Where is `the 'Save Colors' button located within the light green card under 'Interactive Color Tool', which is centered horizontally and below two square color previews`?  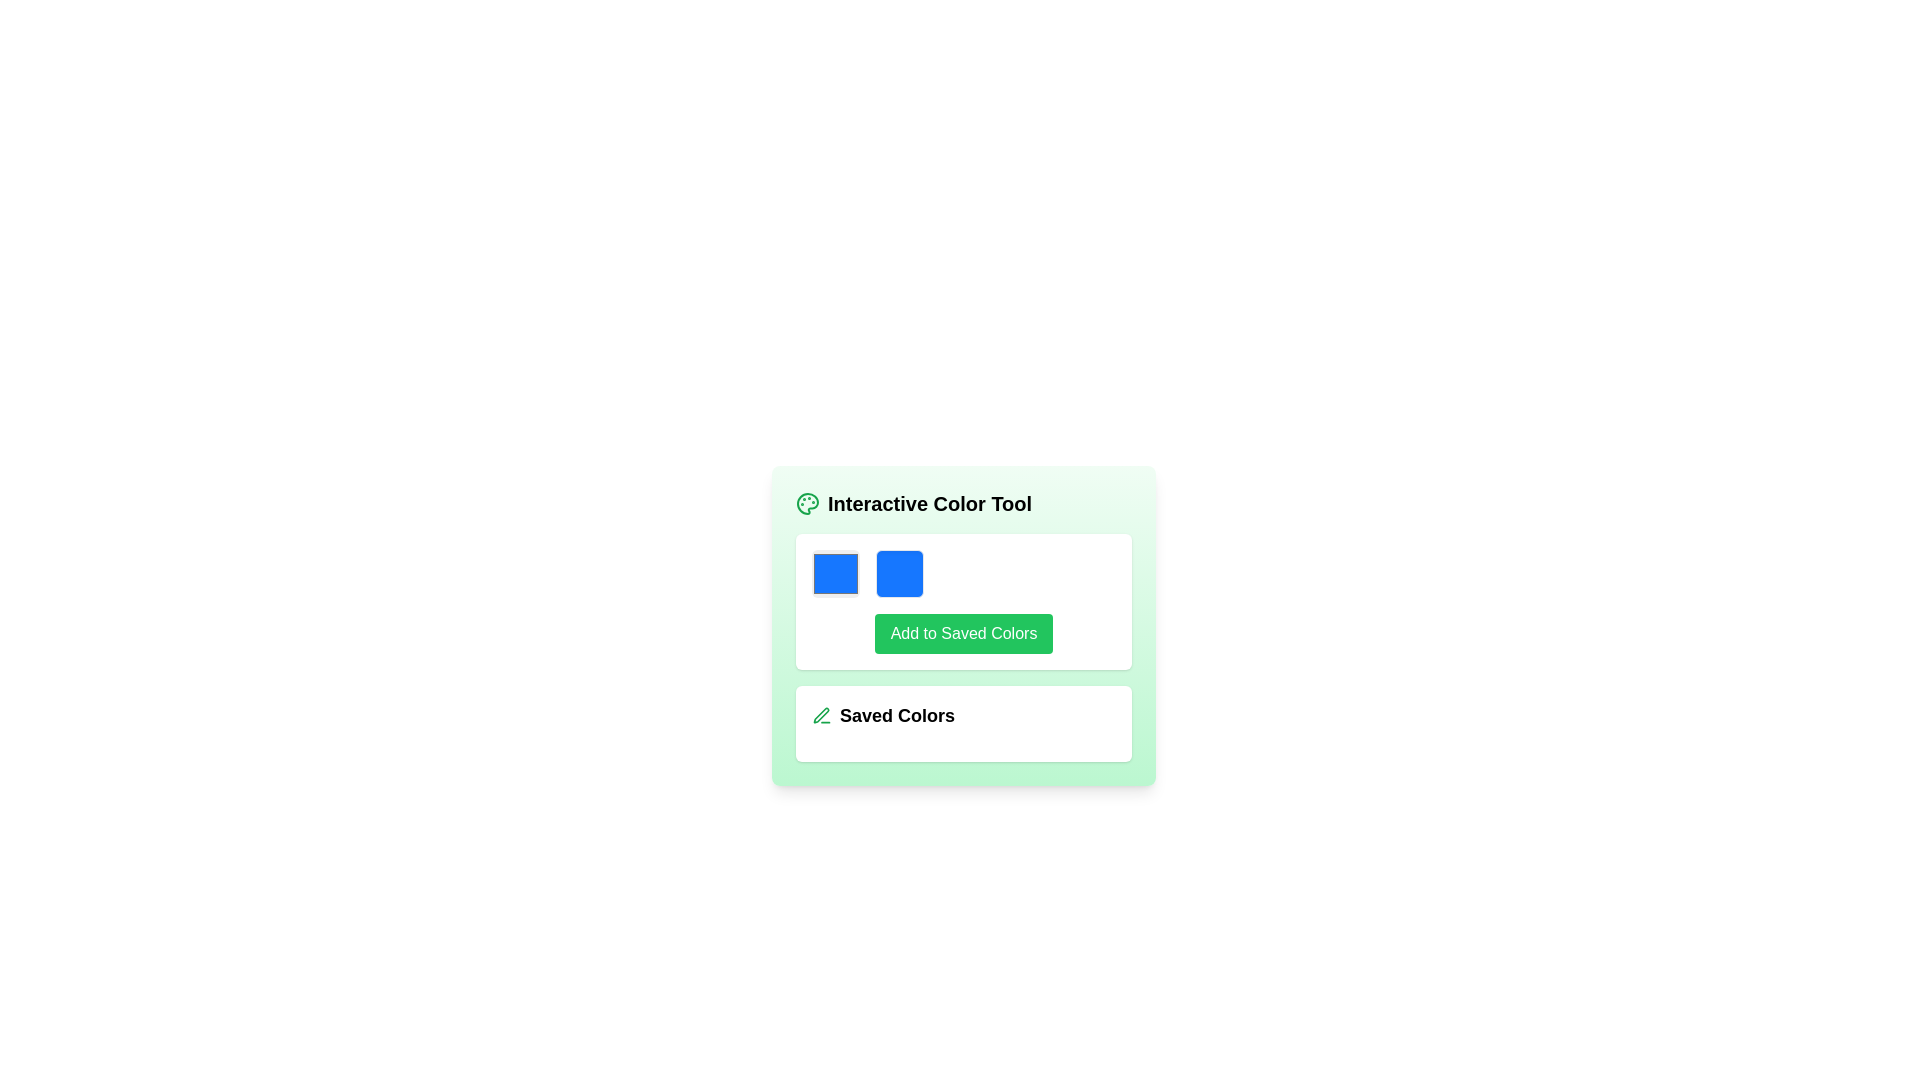 the 'Save Colors' button located within the light green card under 'Interactive Color Tool', which is centered horizontally and below two square color previews is located at coordinates (964, 633).